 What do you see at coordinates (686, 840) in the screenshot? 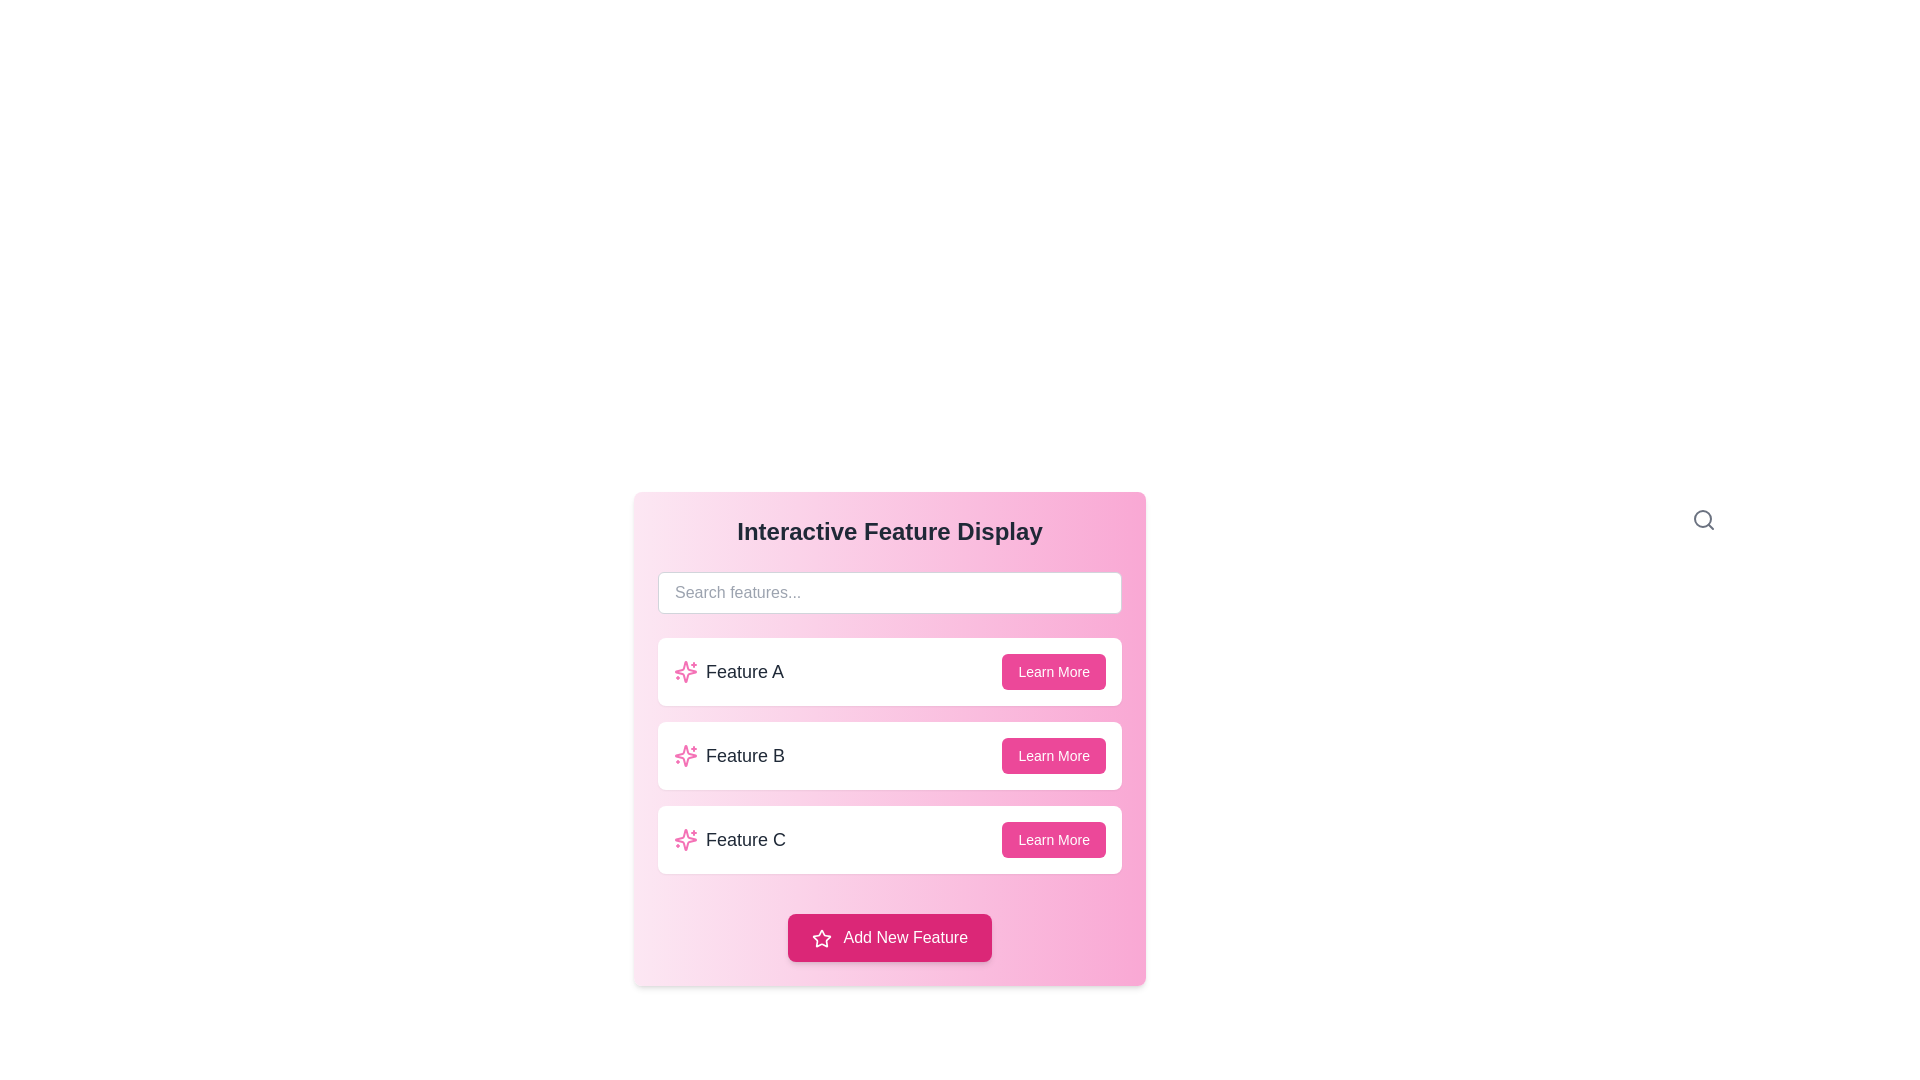
I see `the decorative icon representing 'Feature C', which is the leading icon in the row containing the text 'Feature C', positioned directly to its left` at bounding box center [686, 840].